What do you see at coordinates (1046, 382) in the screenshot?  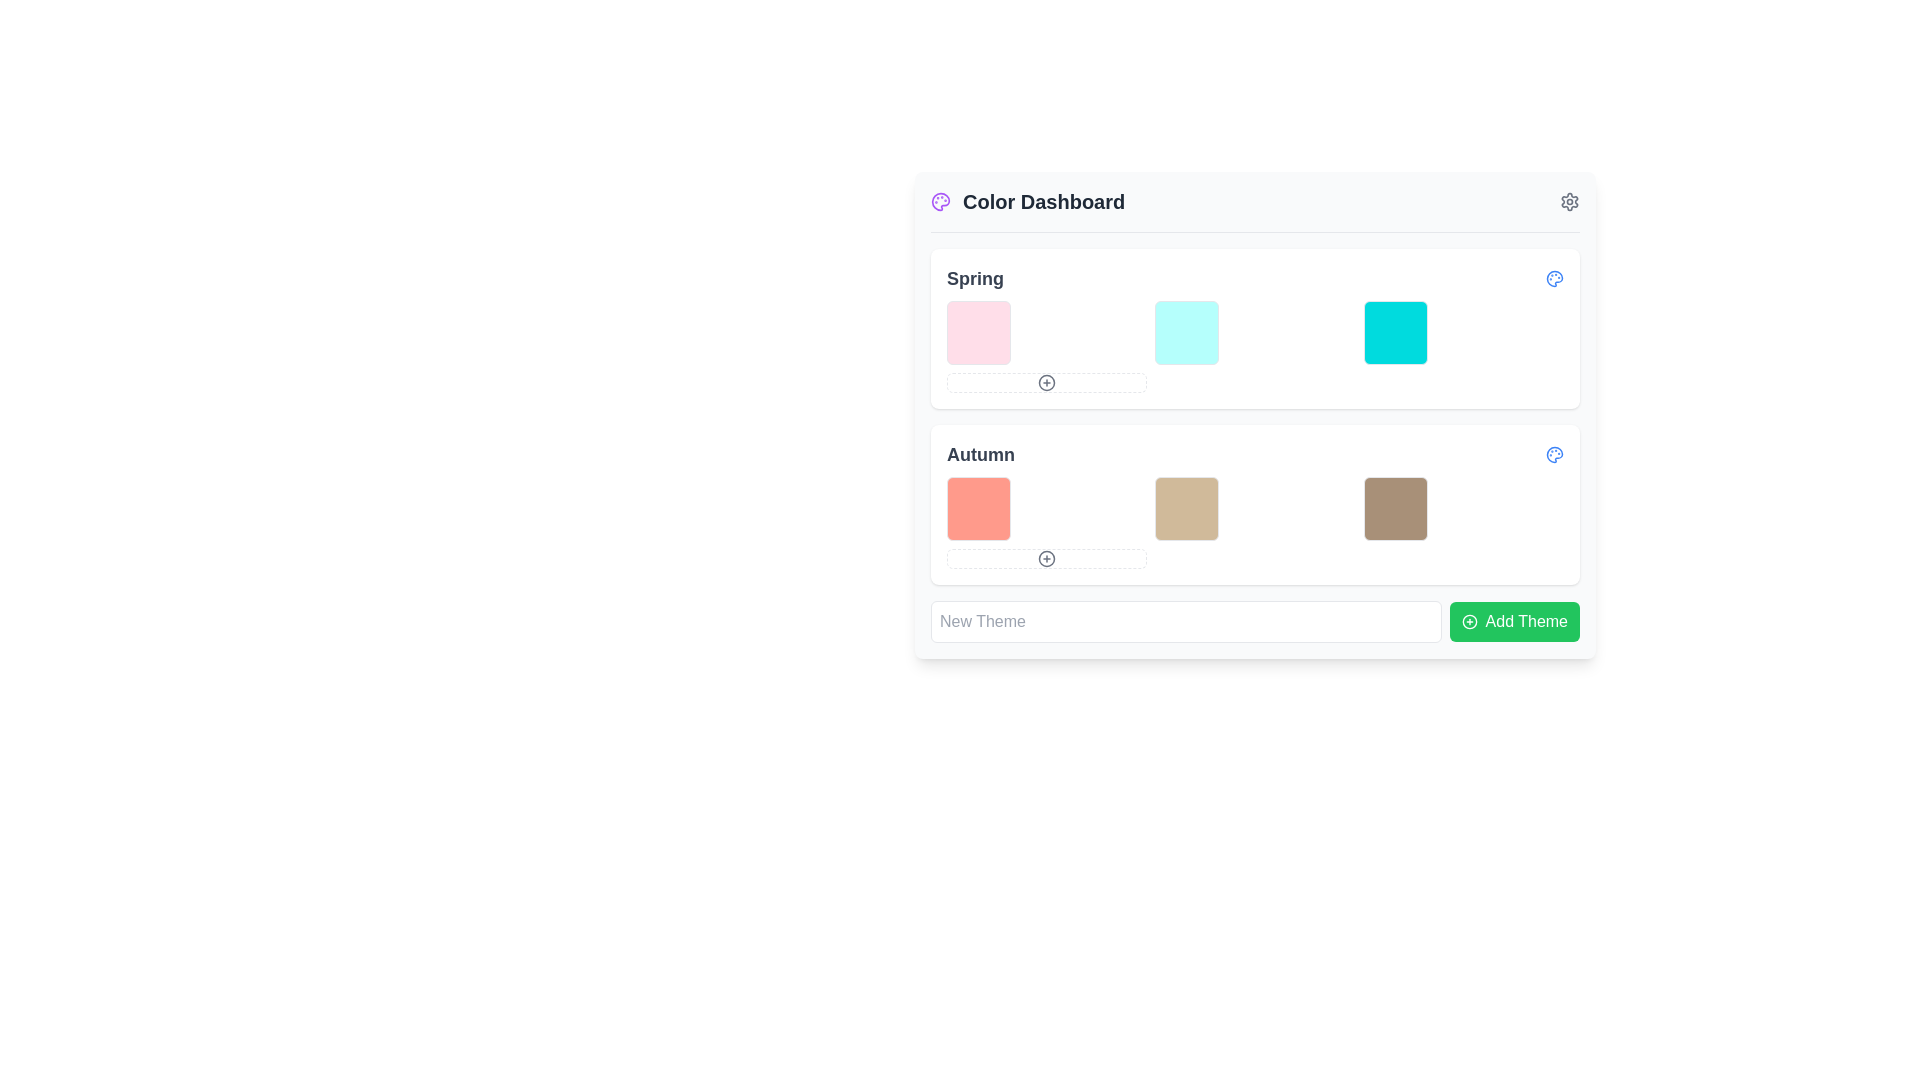 I see `the add-functionality placeholder located in the first row of the grid layout, directly beneath the three color swatches in the 'Spring' category to trigger information display` at bounding box center [1046, 382].